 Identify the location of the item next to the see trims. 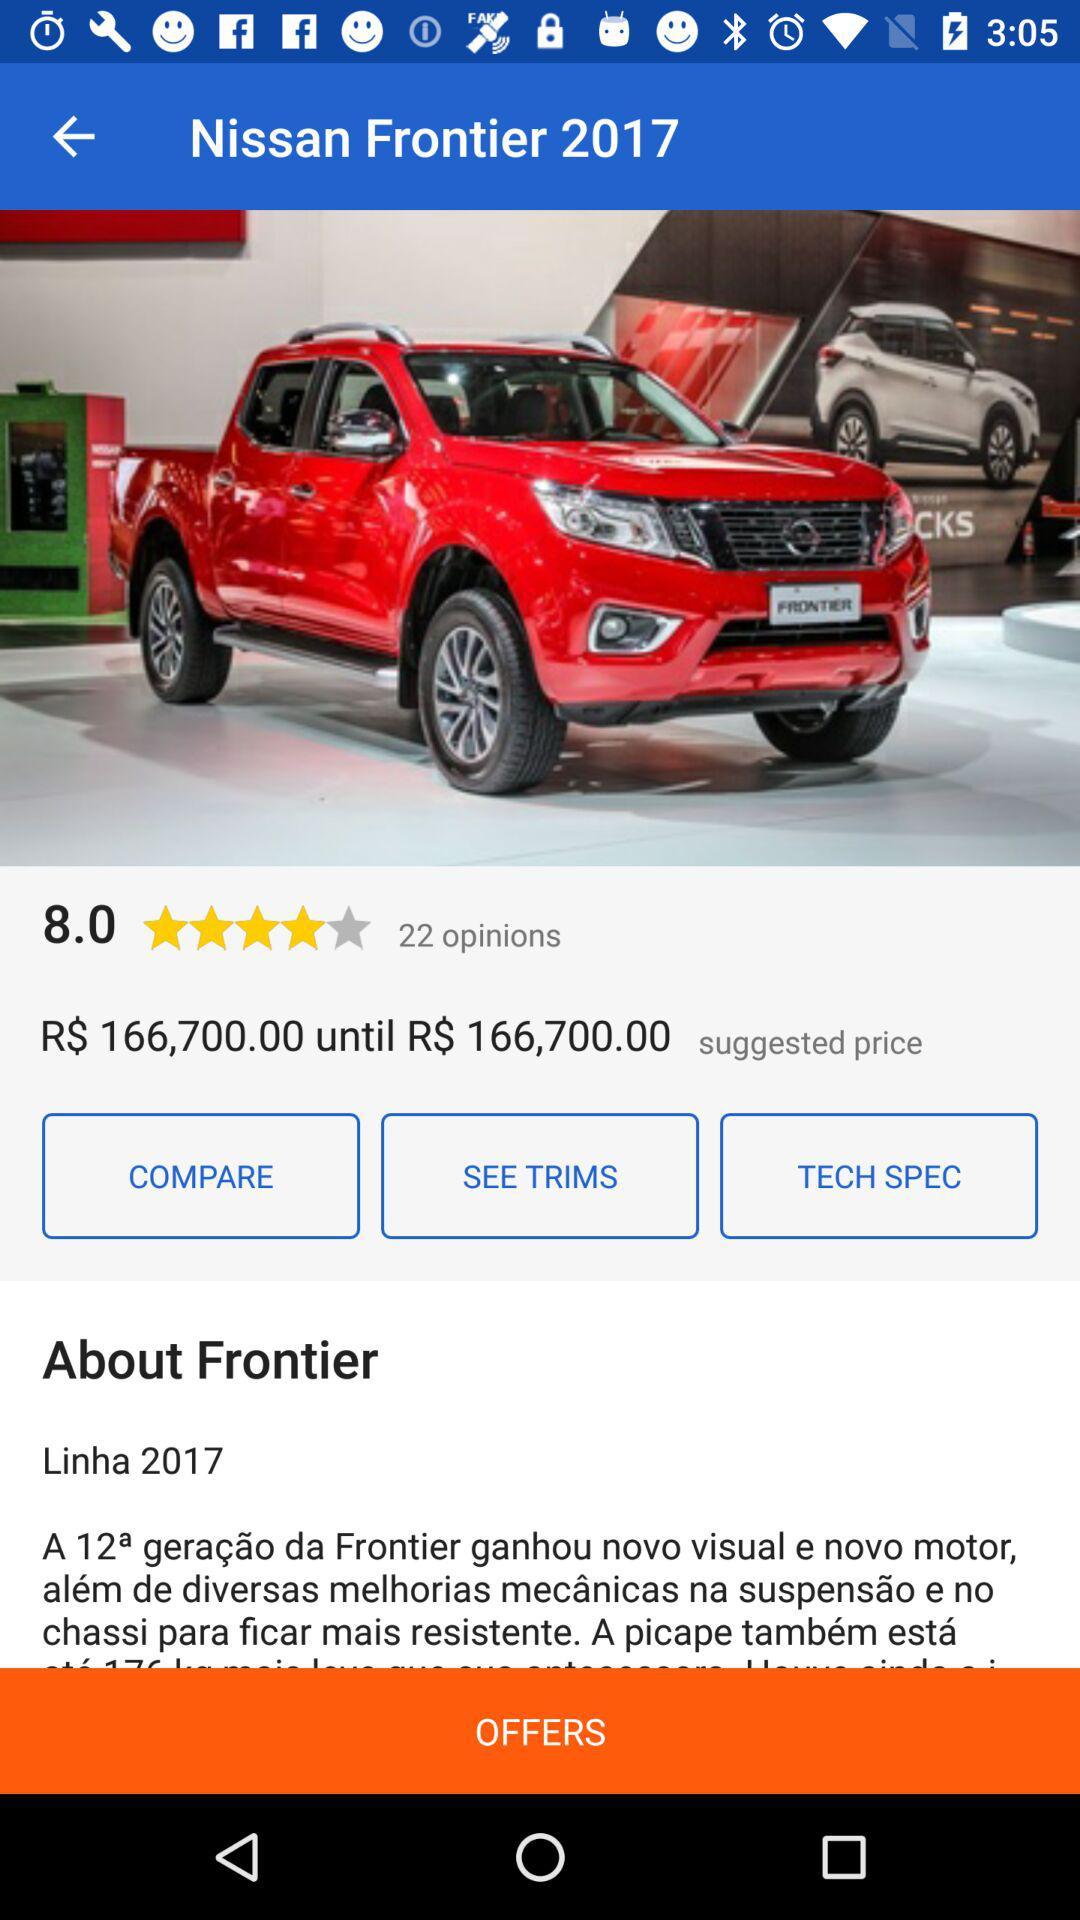
(200, 1176).